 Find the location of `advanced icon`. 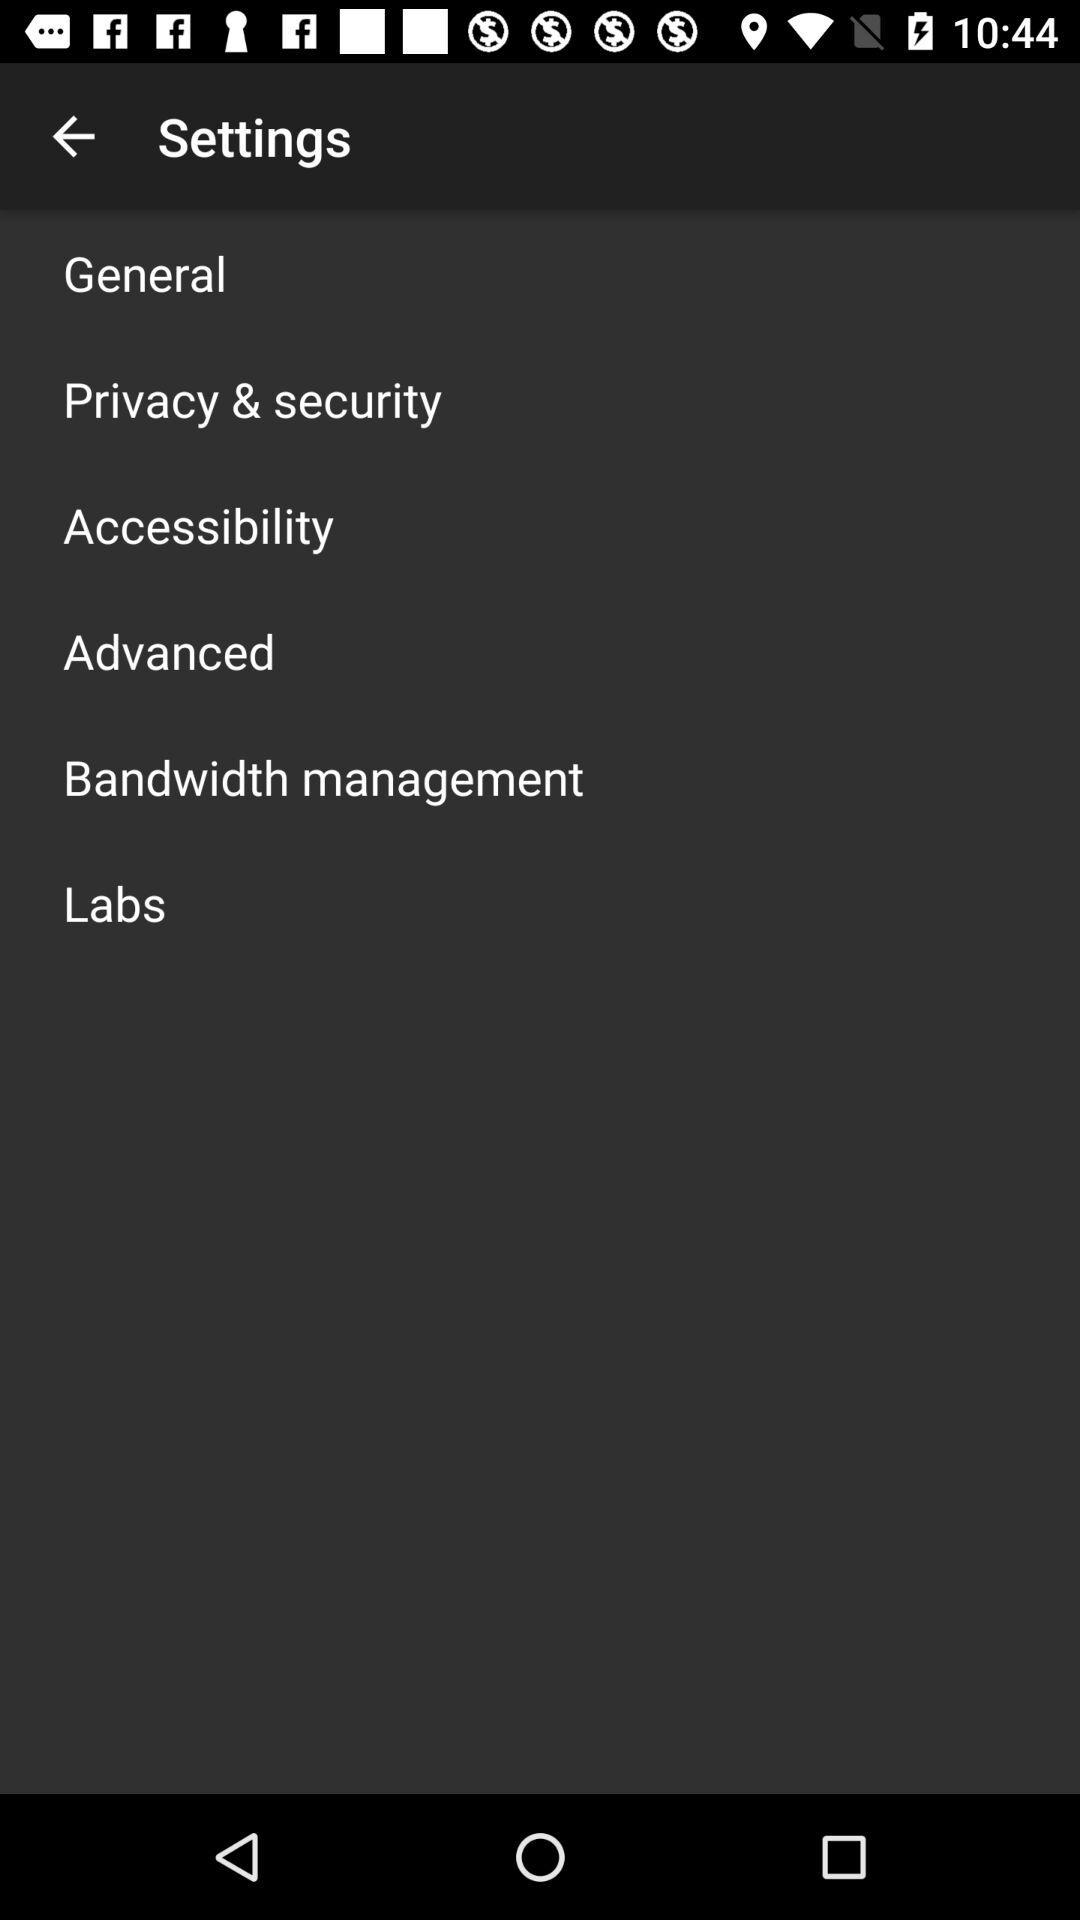

advanced icon is located at coordinates (168, 651).